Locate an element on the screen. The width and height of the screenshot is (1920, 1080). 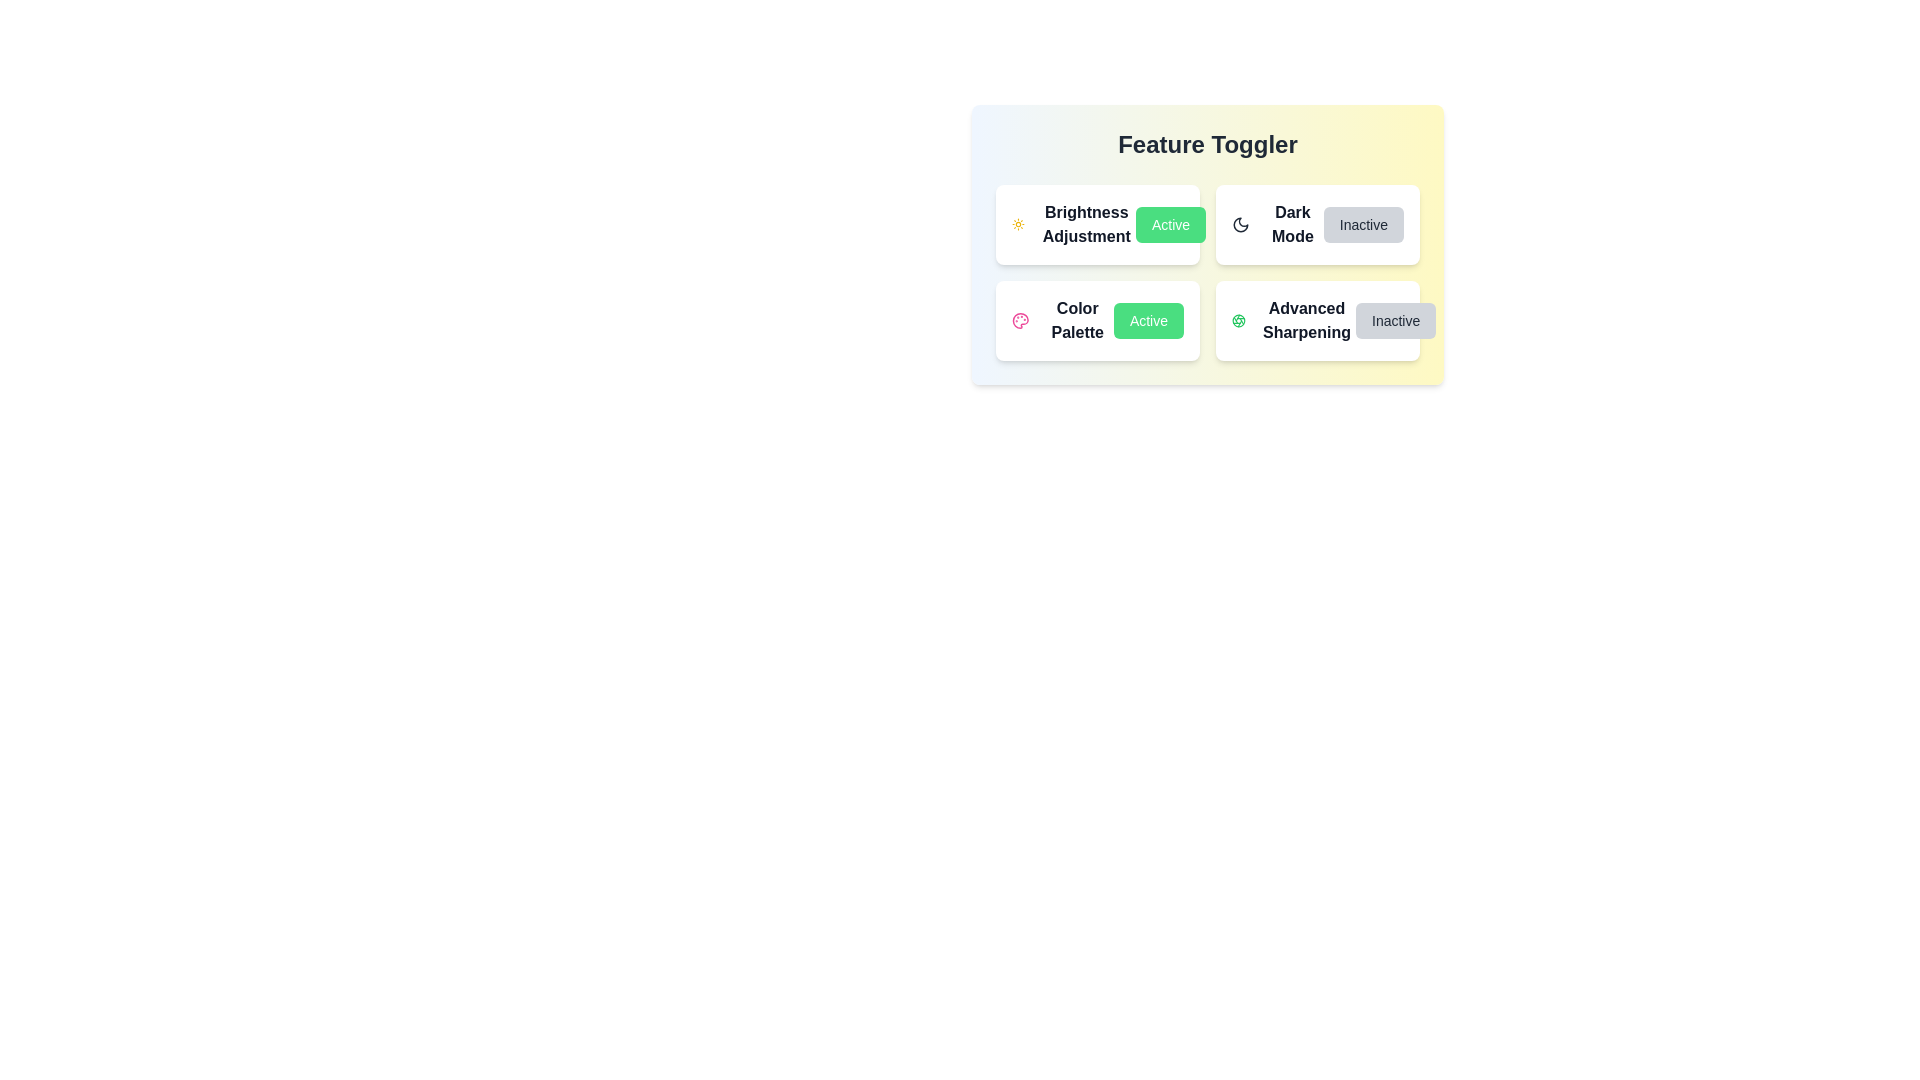
button corresponding to the feature Color Palette to toggle its state is located at coordinates (1148, 319).